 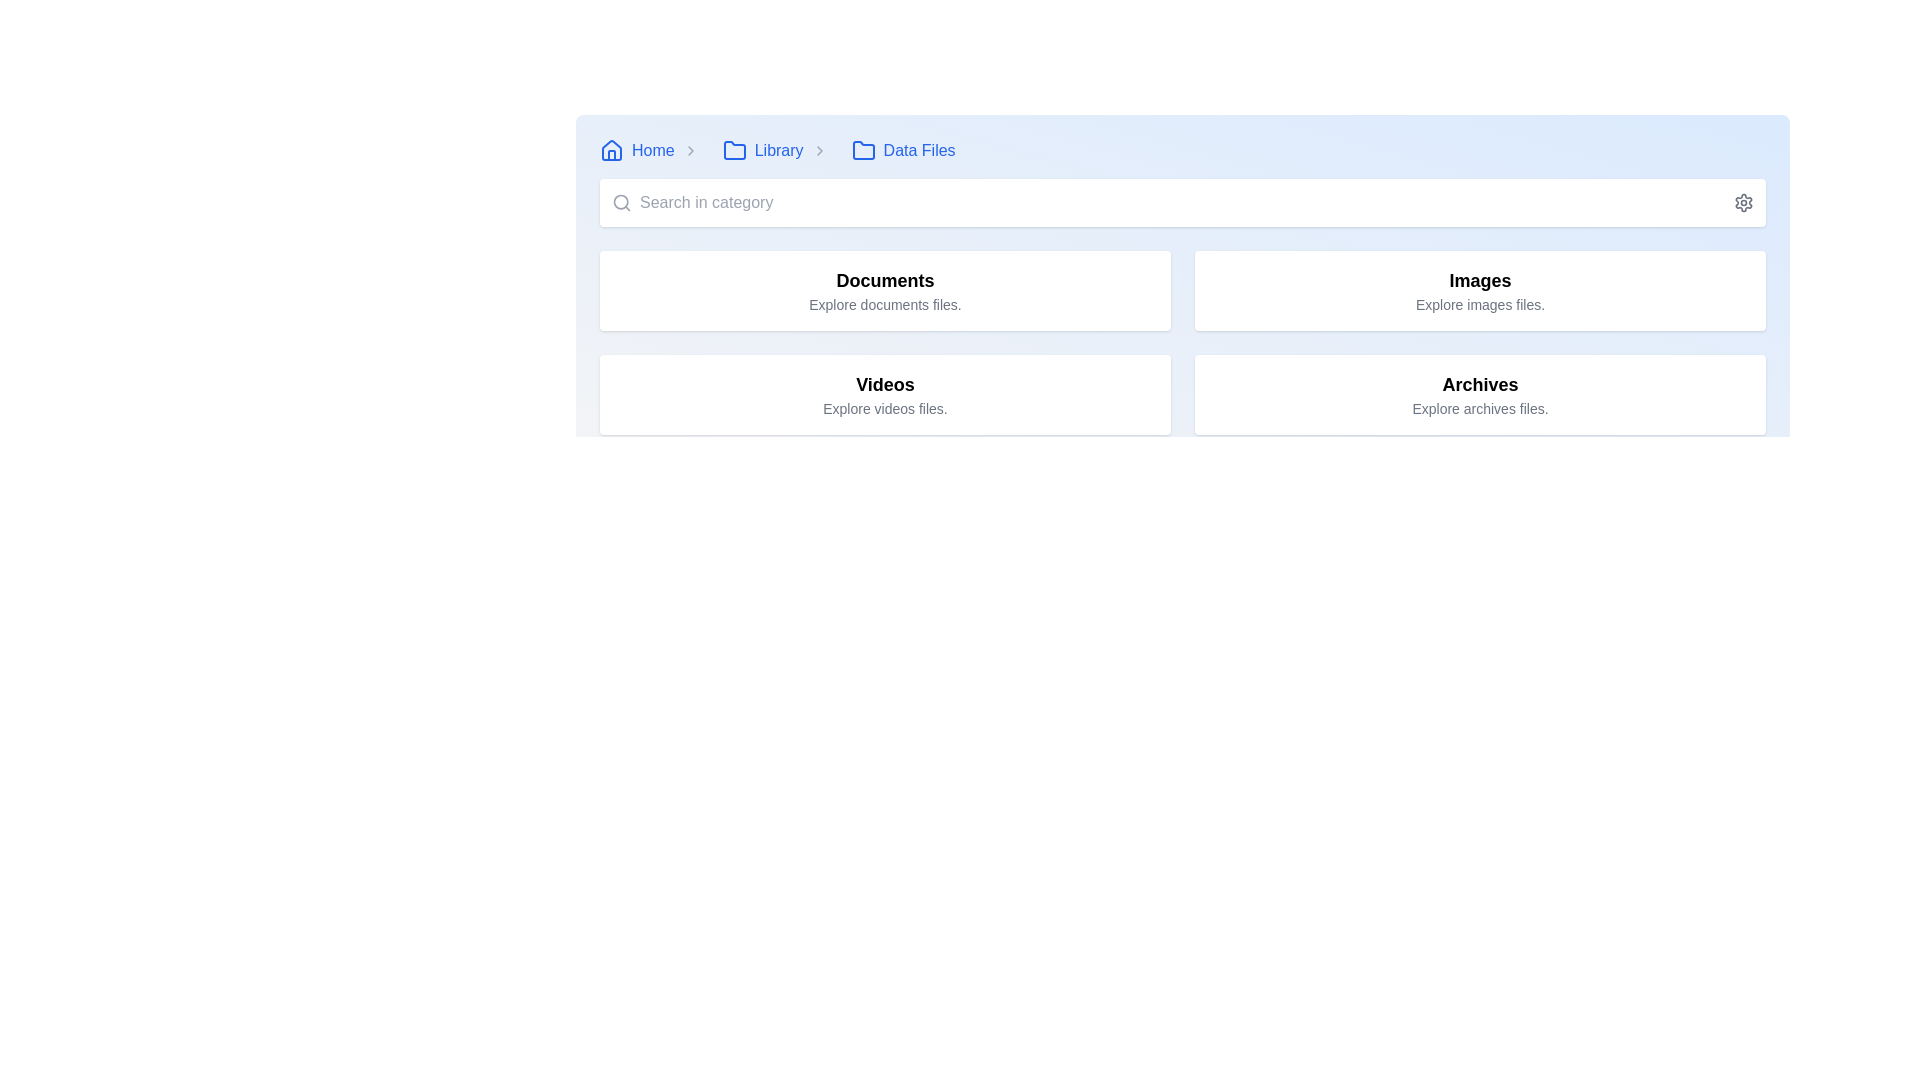 What do you see at coordinates (778, 149) in the screenshot?
I see `the Breadcrumb link that directs to the Library section, located between 'Home' and 'Data Files' in the navigation bar` at bounding box center [778, 149].